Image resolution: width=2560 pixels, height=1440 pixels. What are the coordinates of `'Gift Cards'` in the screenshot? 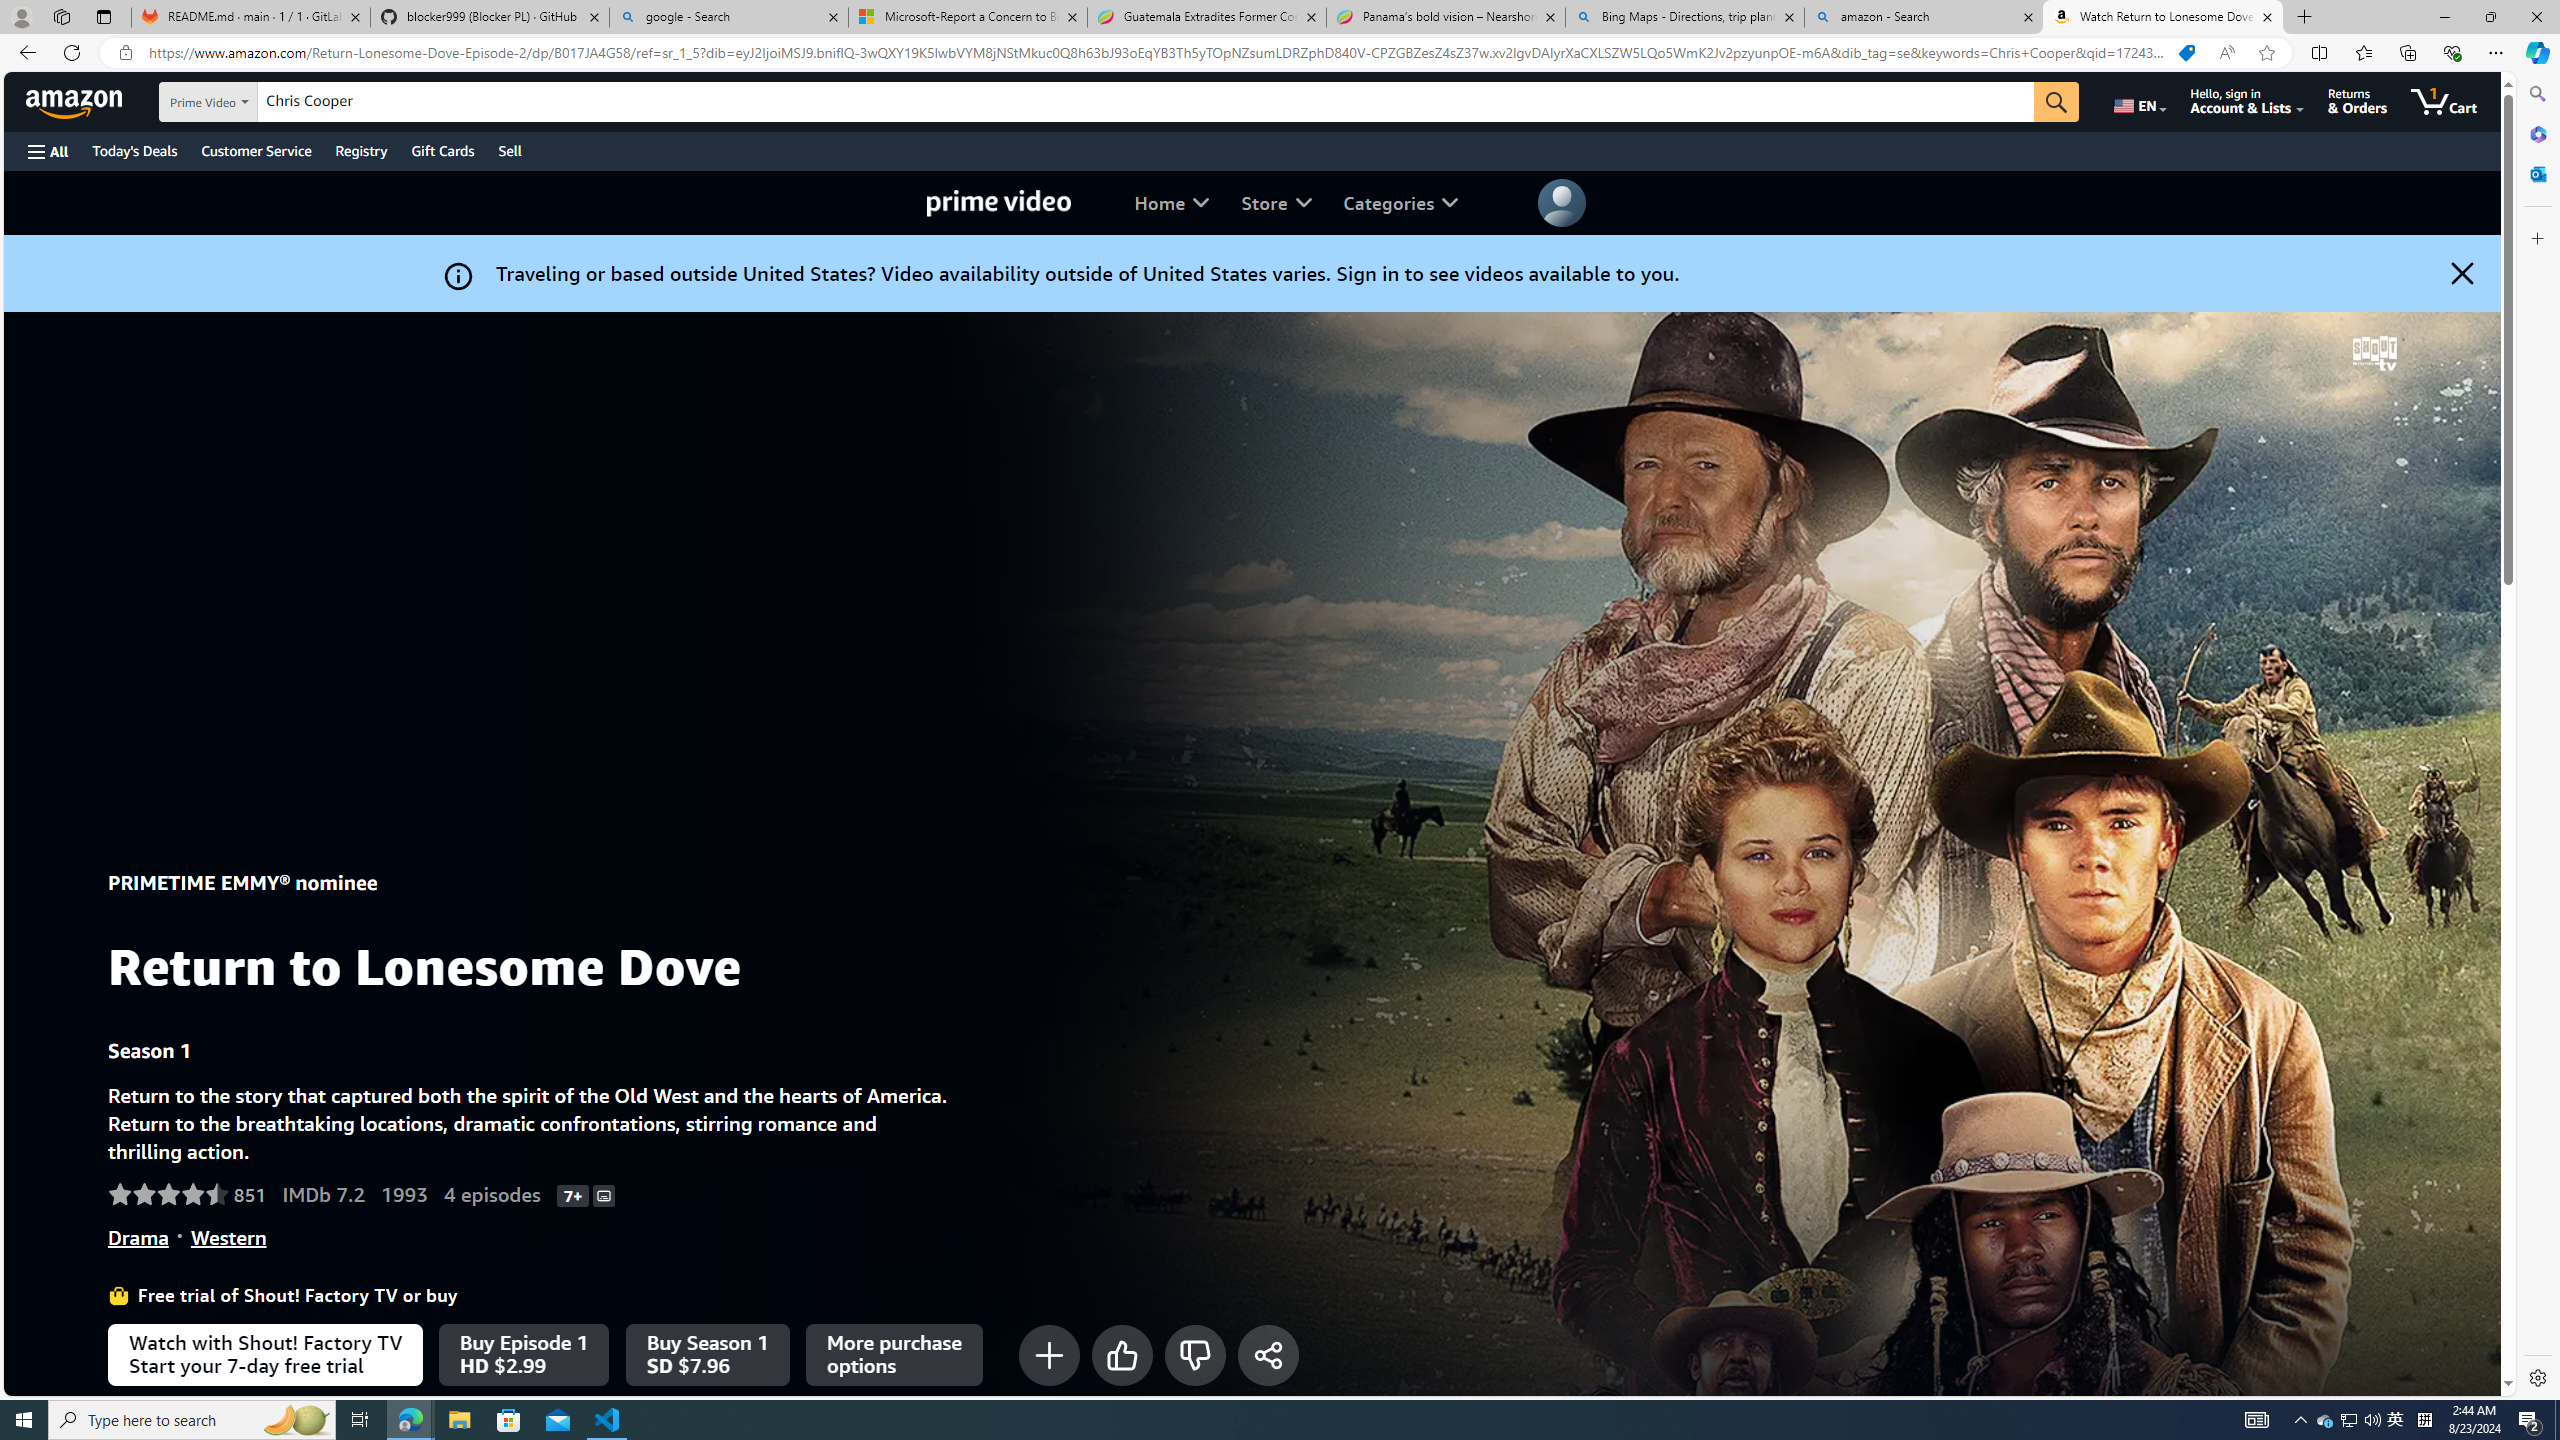 It's located at (441, 150).